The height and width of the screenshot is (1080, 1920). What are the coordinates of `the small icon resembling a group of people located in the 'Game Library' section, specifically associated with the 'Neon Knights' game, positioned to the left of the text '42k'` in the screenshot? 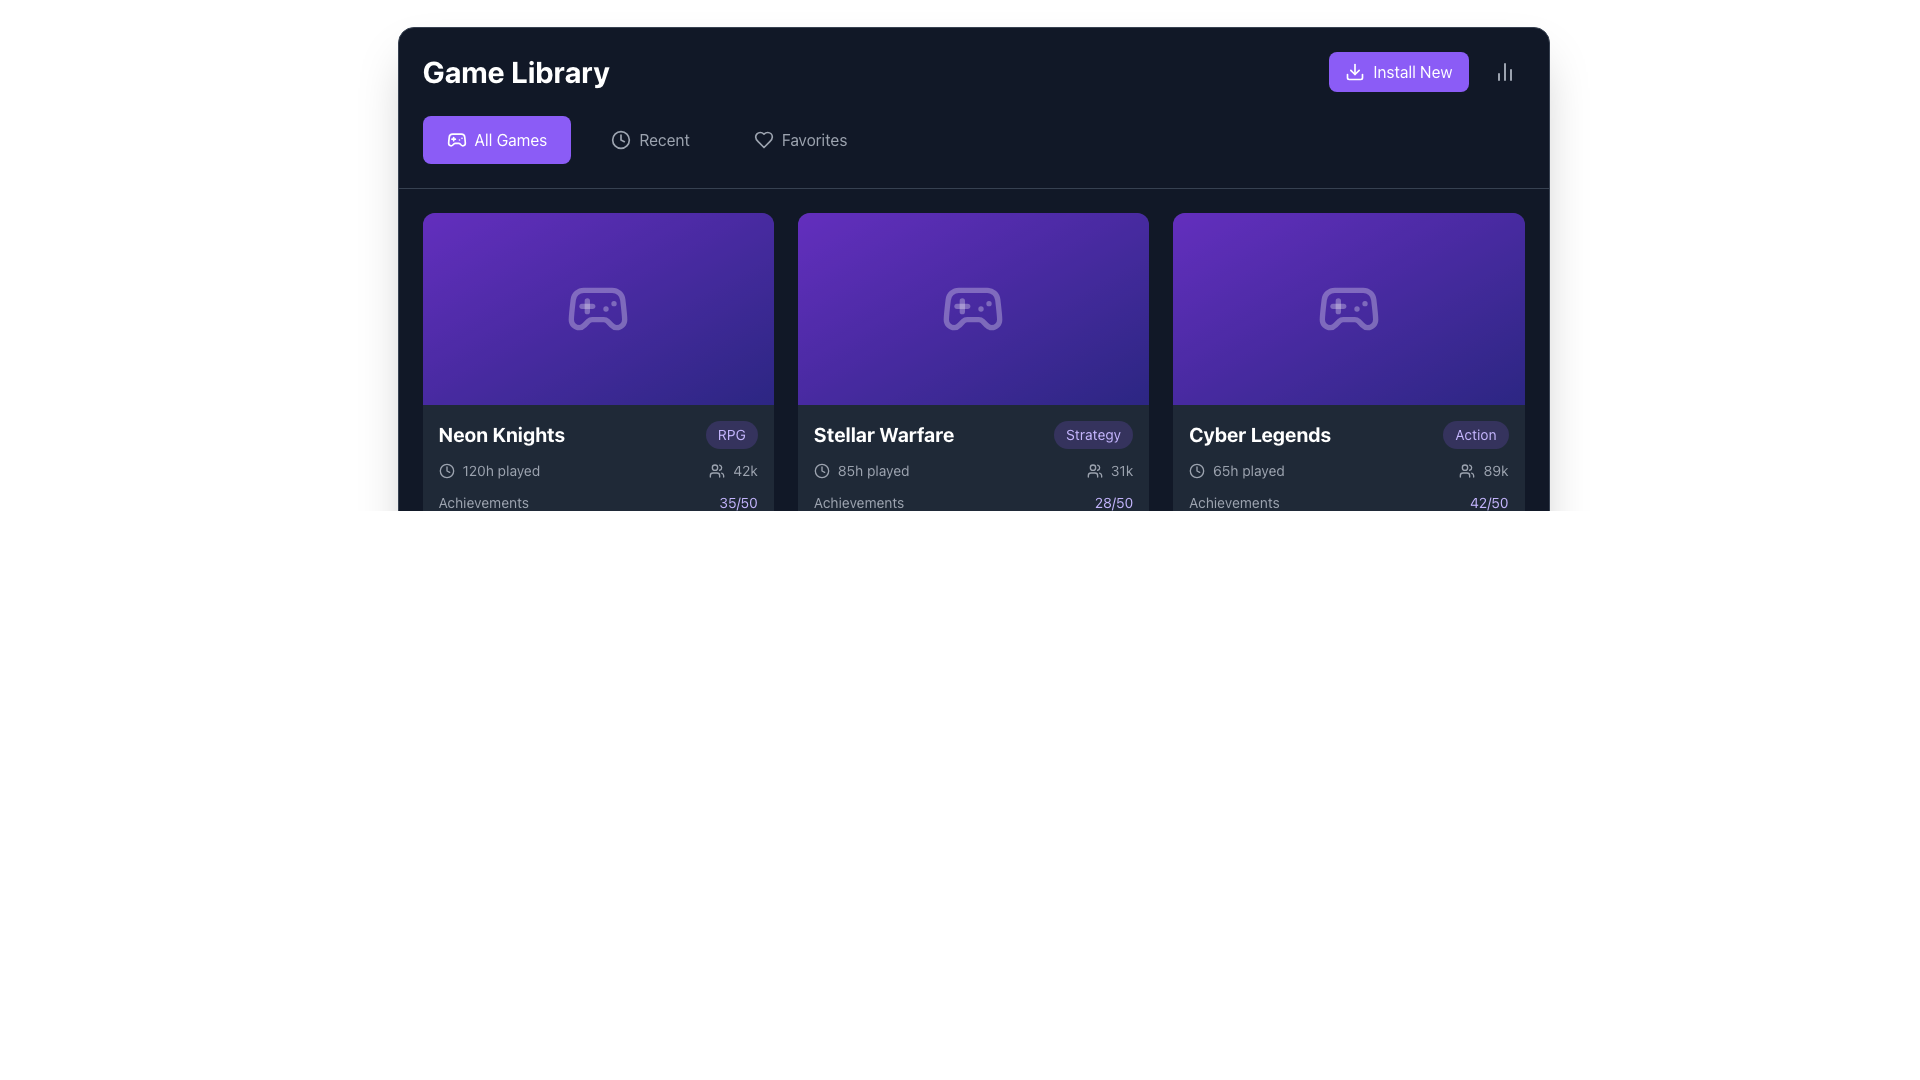 It's located at (717, 470).